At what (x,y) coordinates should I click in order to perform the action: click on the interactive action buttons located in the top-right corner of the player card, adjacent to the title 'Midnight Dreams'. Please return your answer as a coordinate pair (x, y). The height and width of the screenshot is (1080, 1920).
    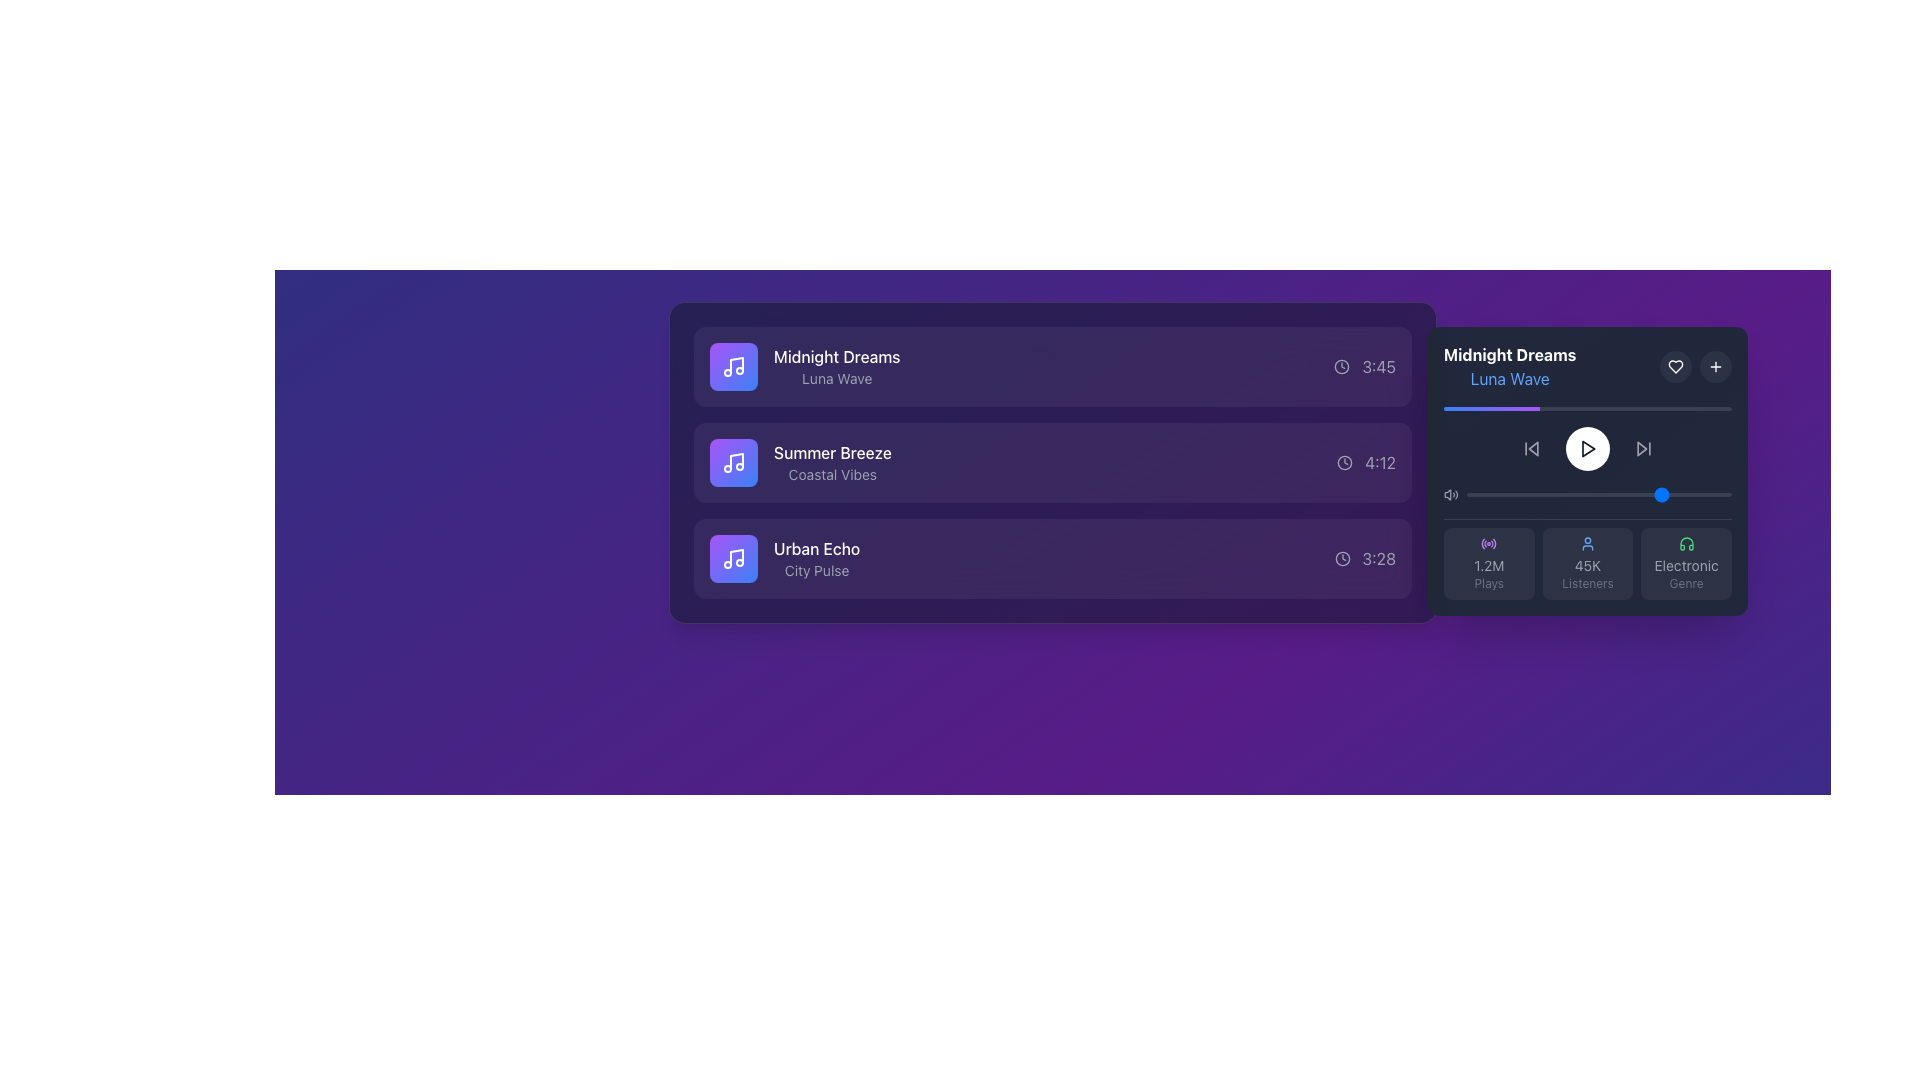
    Looking at the image, I should click on (1694, 366).